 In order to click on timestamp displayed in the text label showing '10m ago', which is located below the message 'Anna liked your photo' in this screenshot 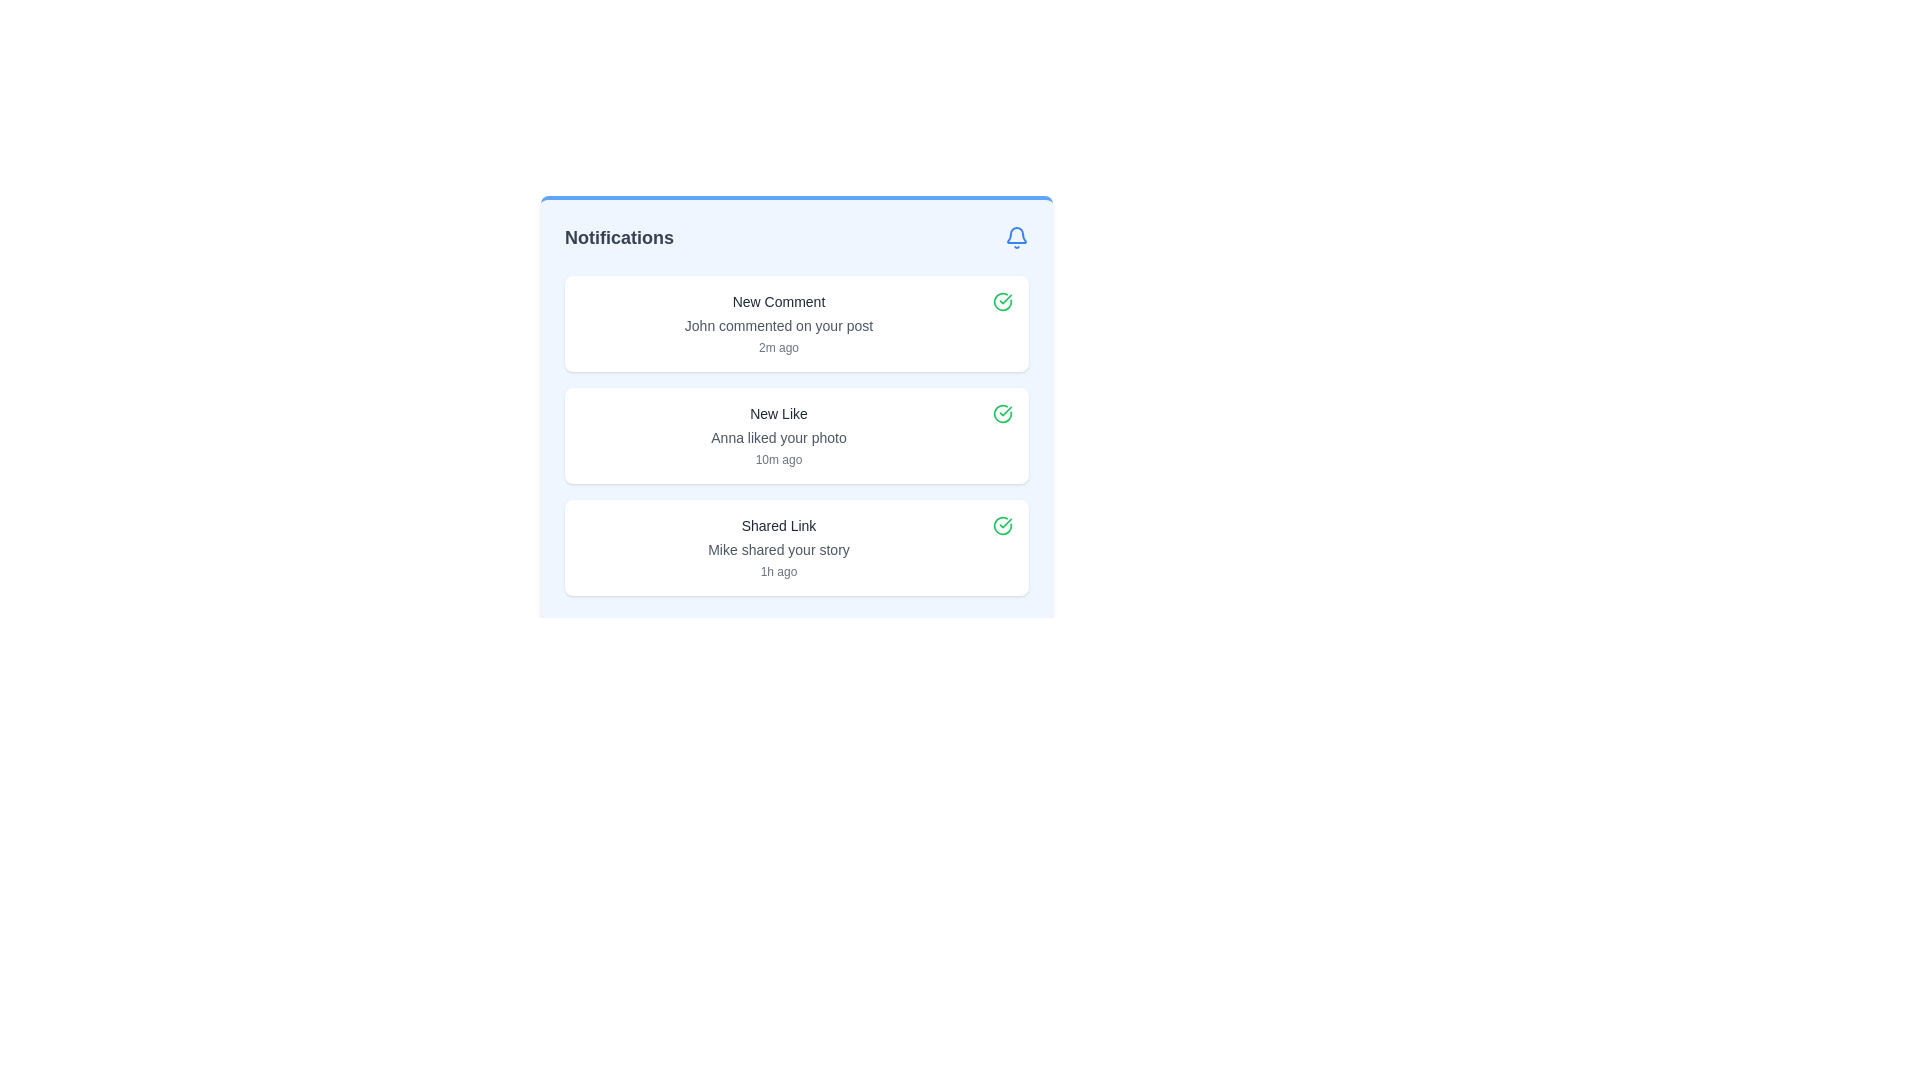, I will do `click(777, 459)`.